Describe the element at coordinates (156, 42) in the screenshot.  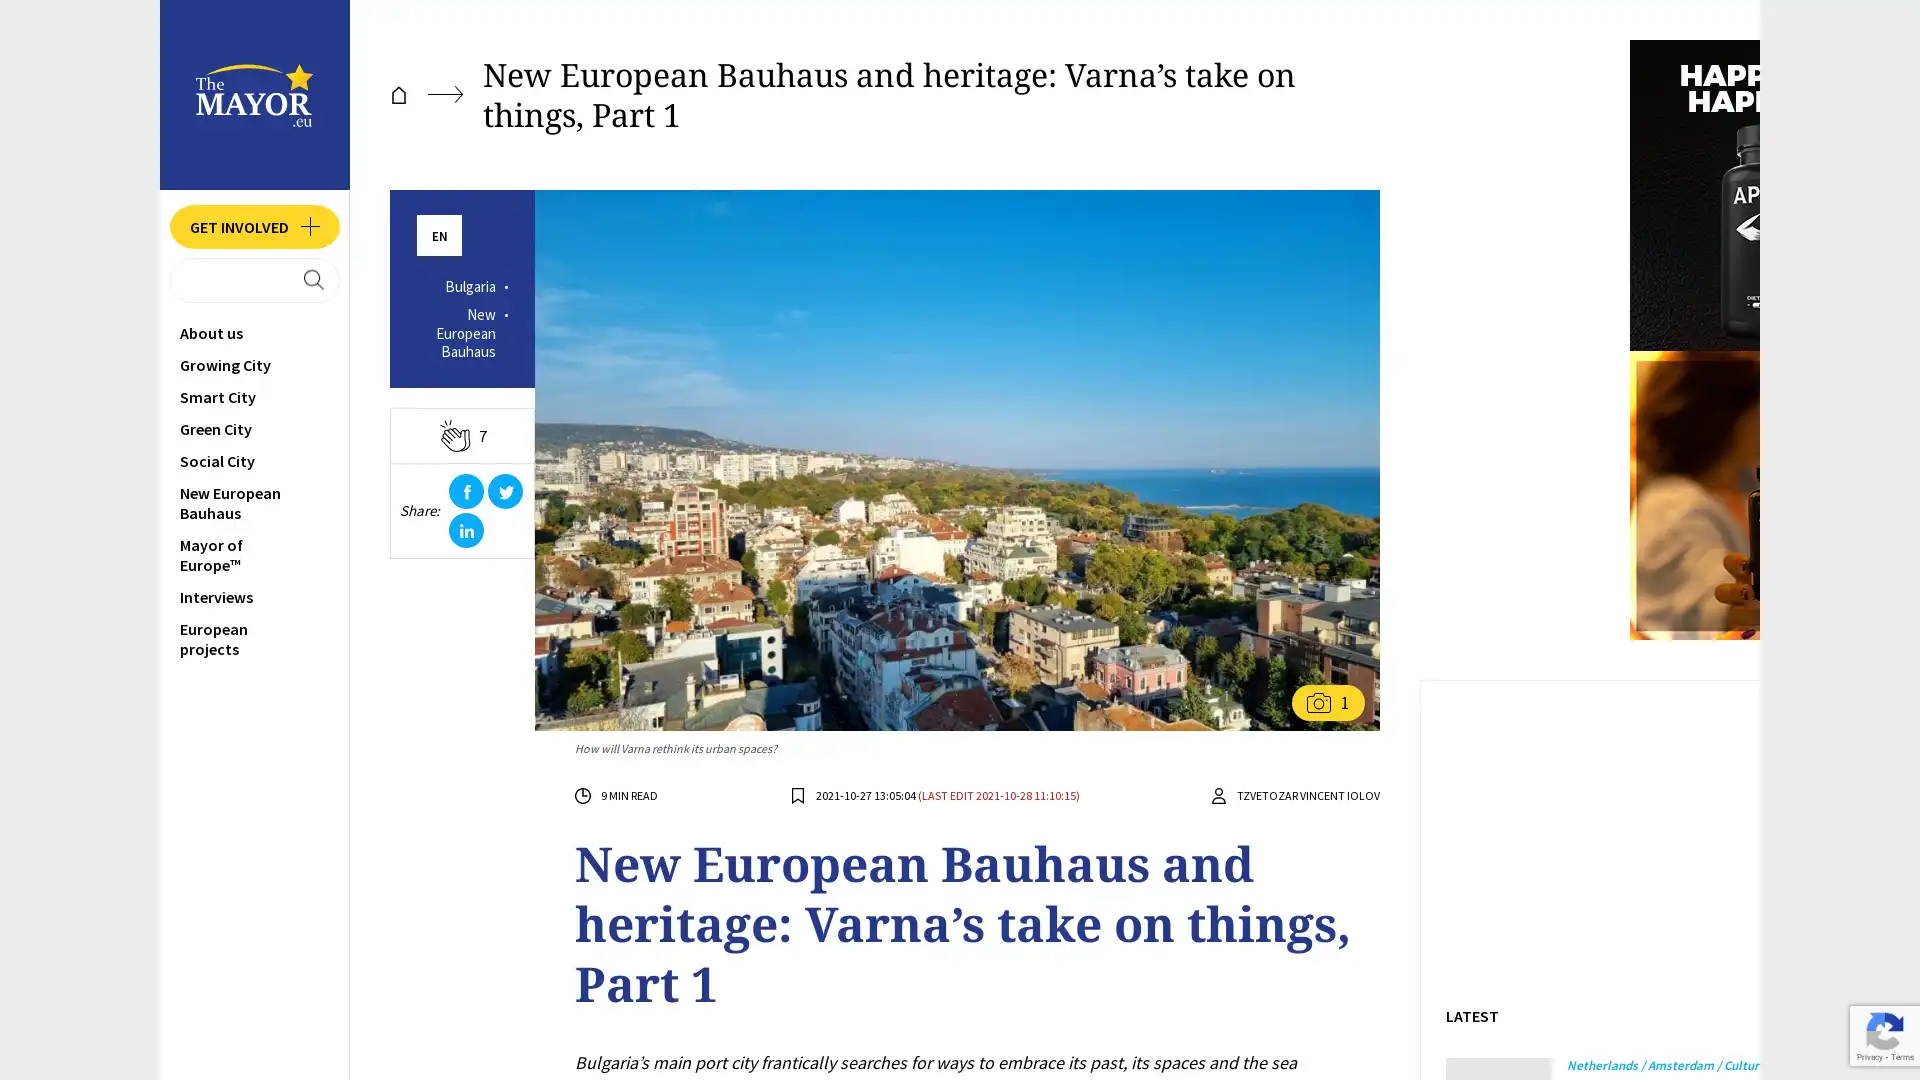
I see `Search` at that location.